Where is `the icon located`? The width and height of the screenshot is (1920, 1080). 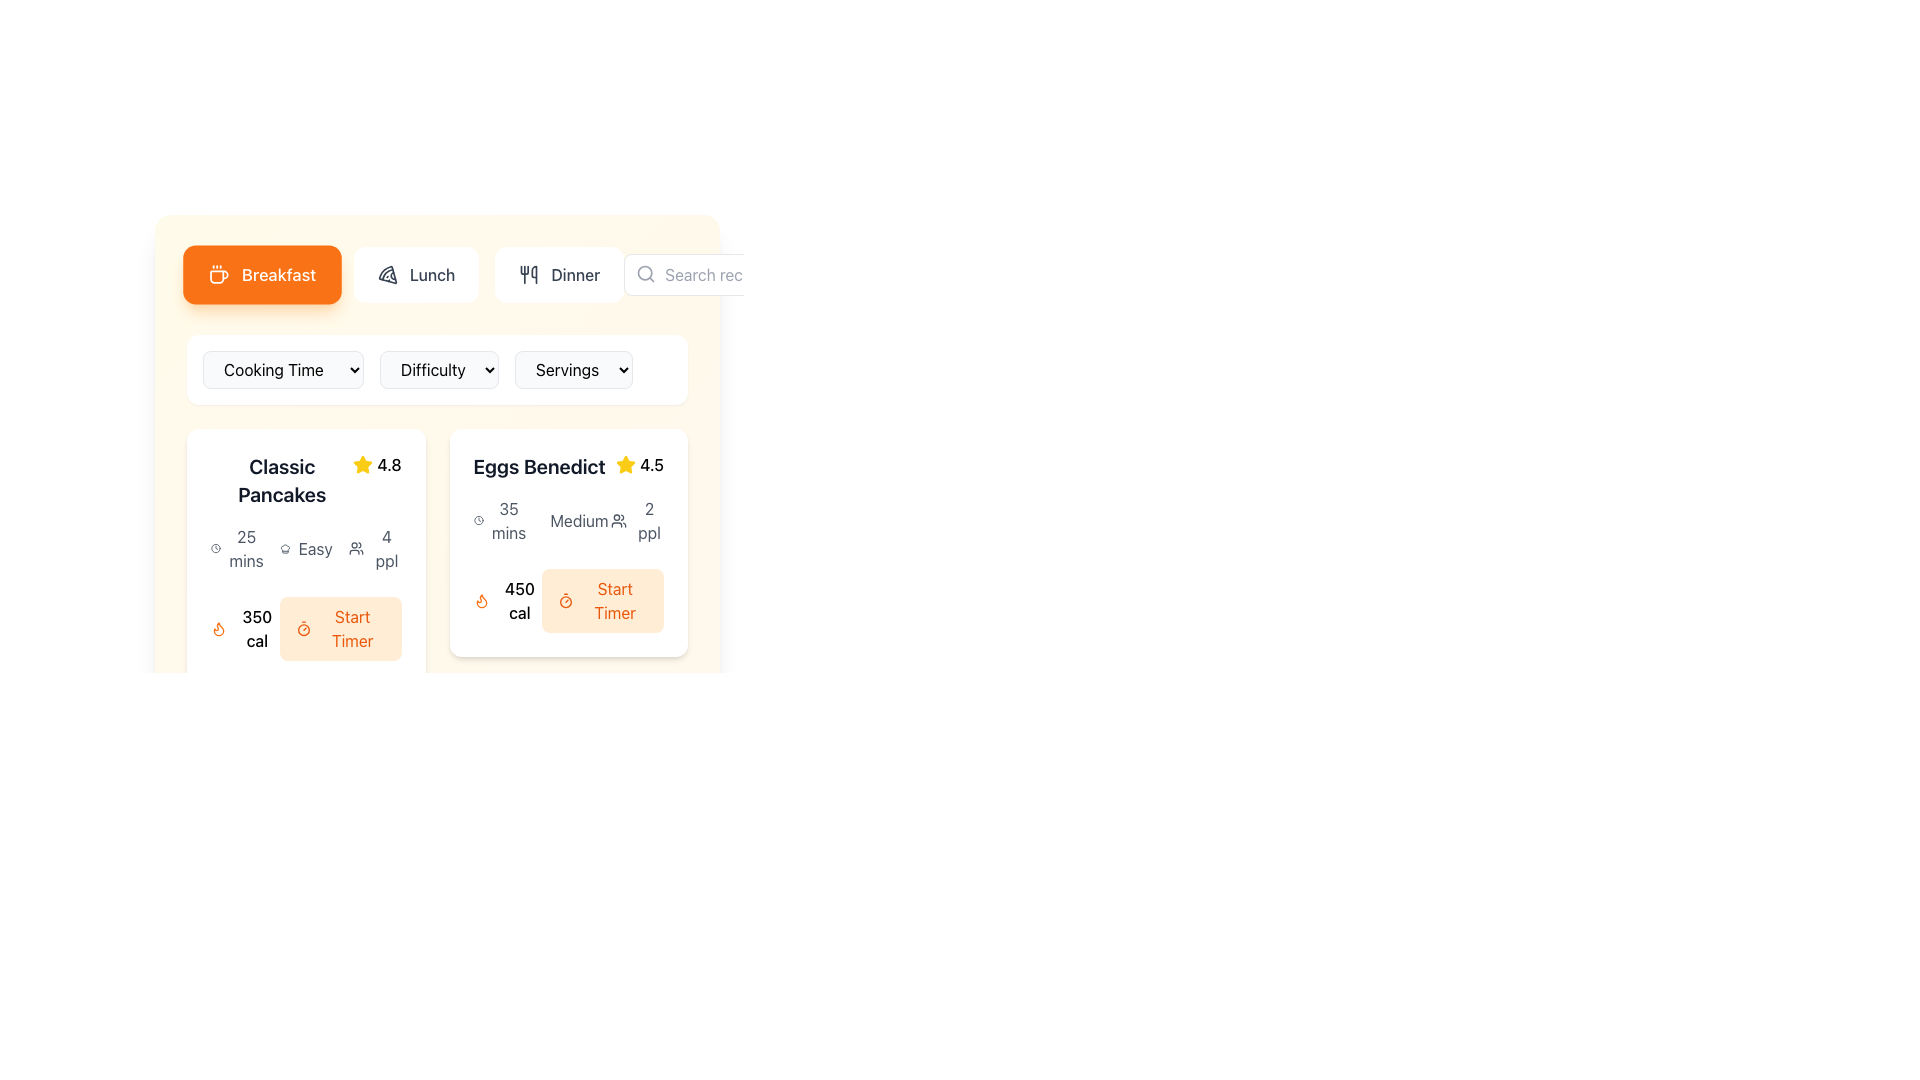
the icon located is located at coordinates (565, 600).